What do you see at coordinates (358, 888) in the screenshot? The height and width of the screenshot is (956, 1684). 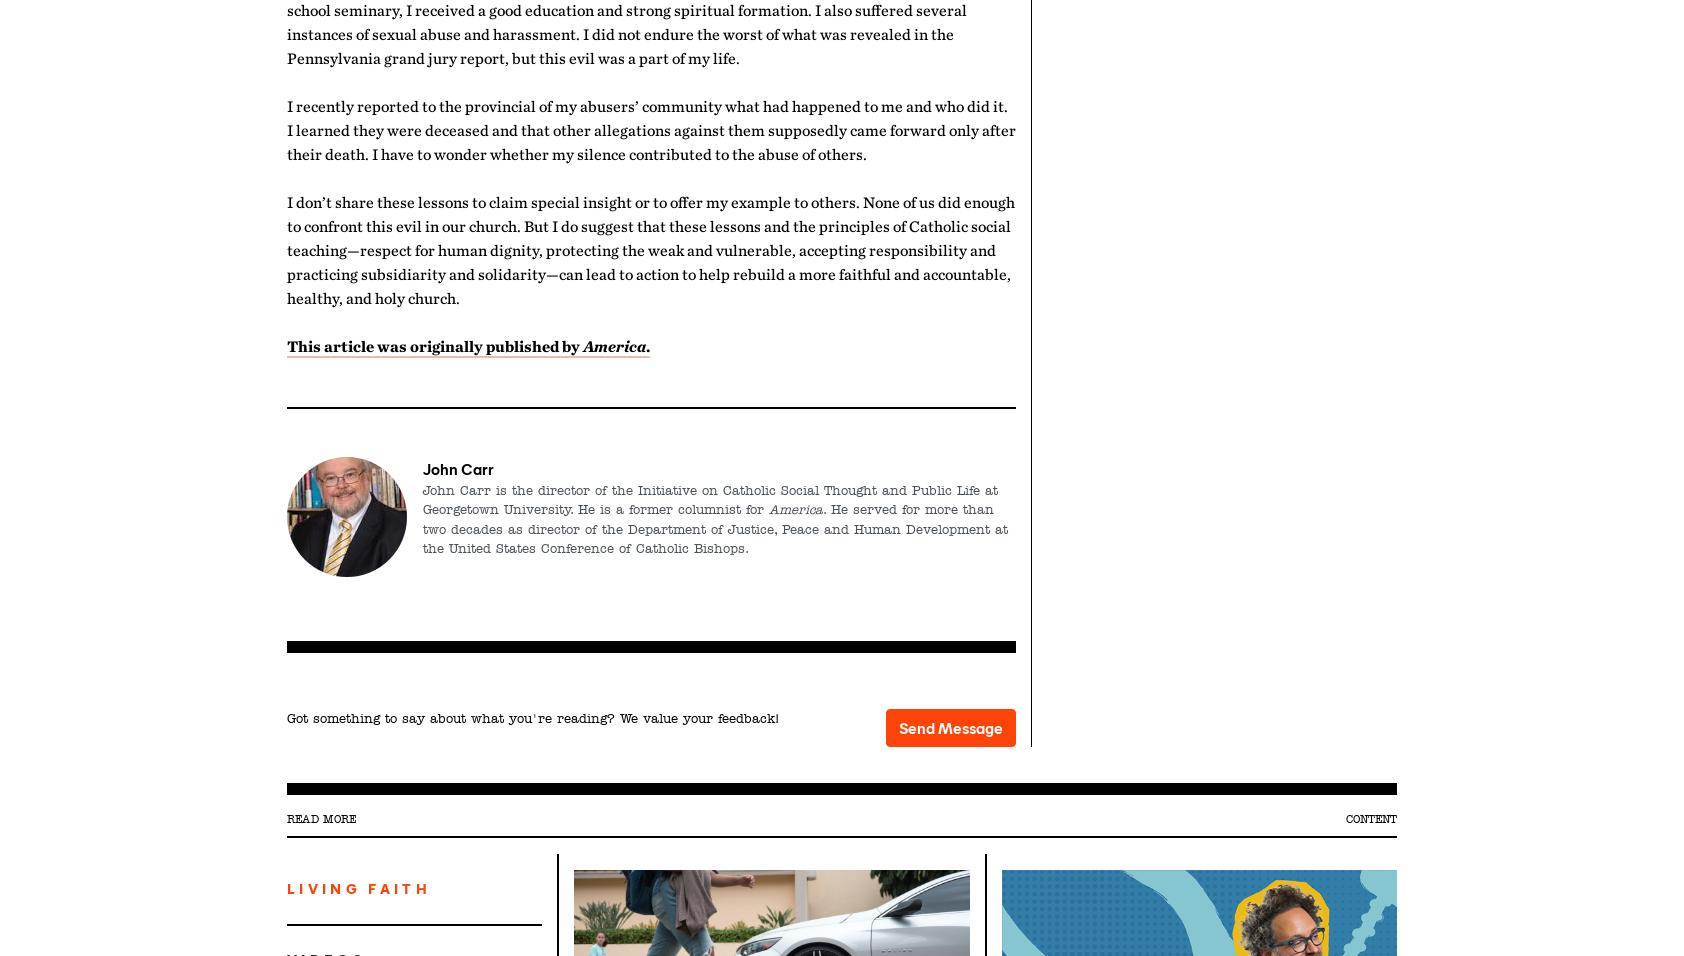 I see `'Living Faith'` at bounding box center [358, 888].